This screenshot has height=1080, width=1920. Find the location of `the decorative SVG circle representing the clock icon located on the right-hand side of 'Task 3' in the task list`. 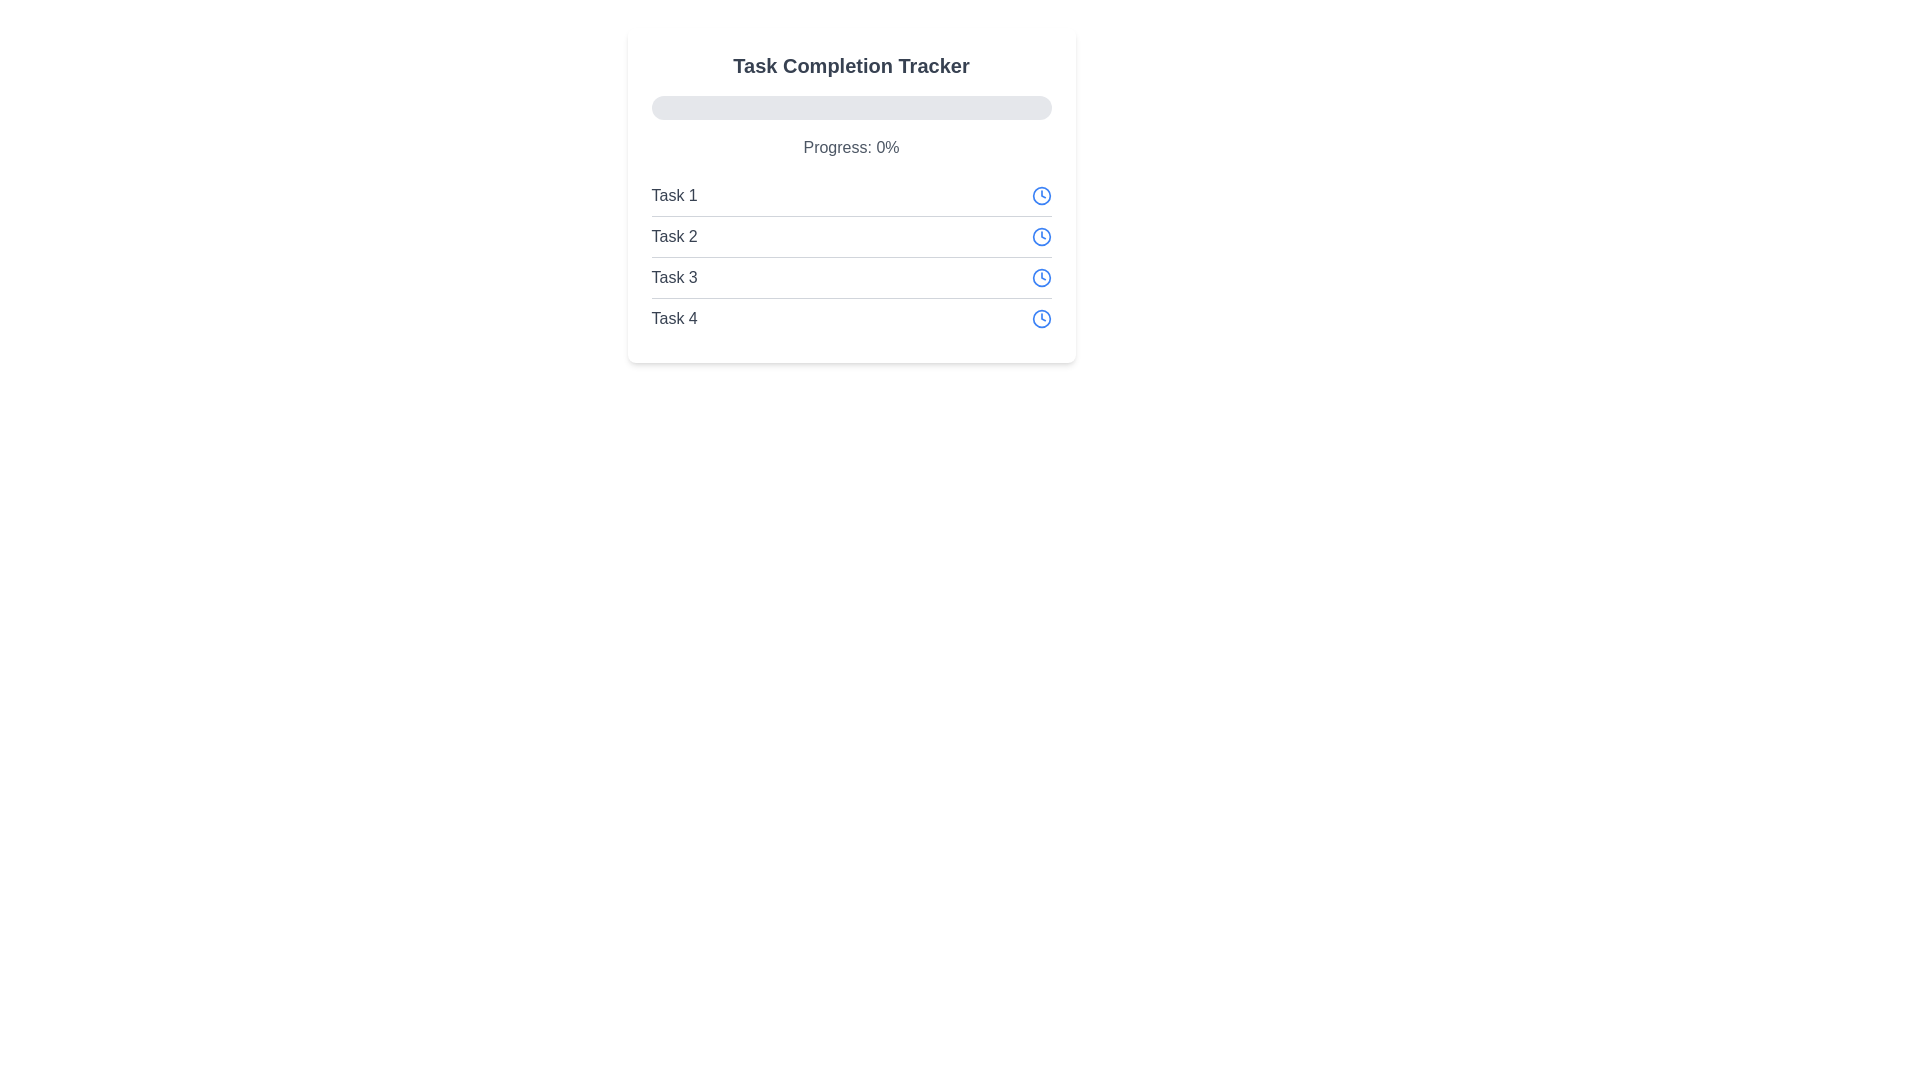

the decorative SVG circle representing the clock icon located on the right-hand side of 'Task 3' in the task list is located at coordinates (1040, 277).